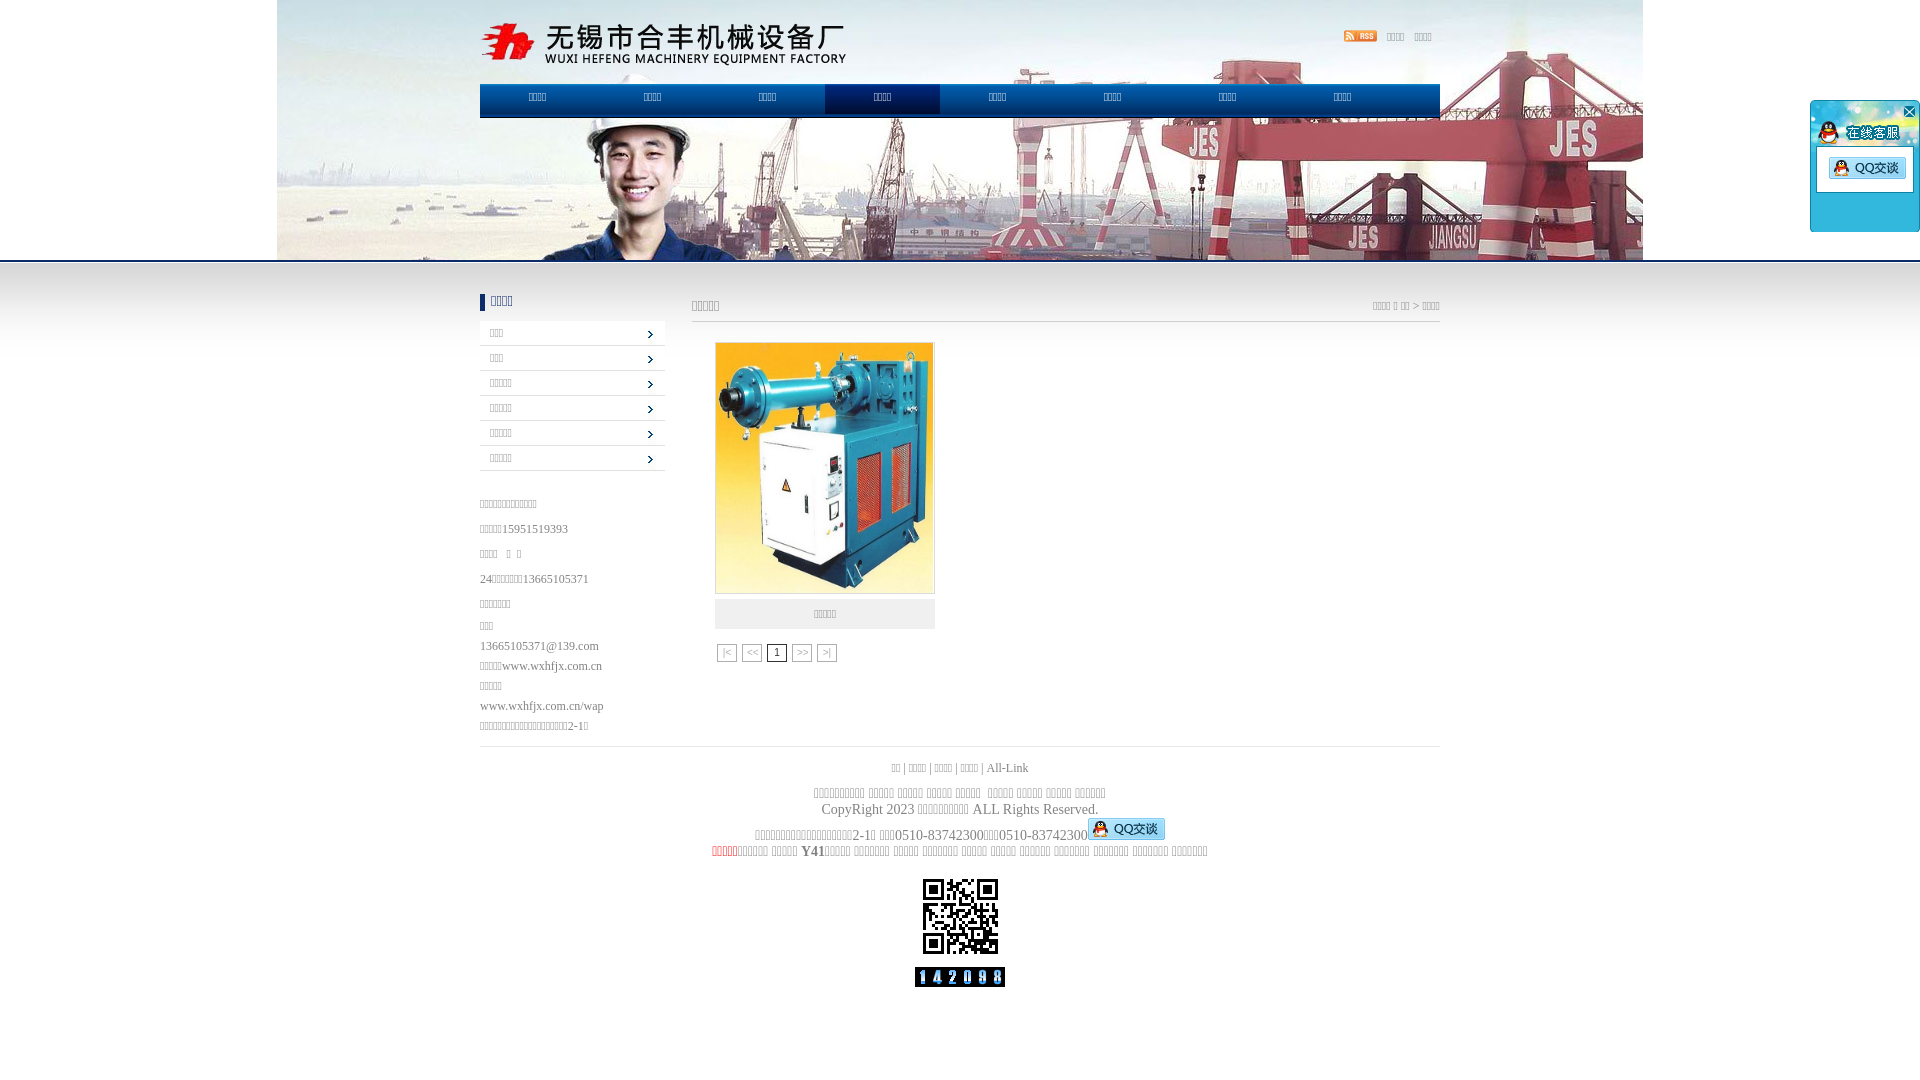 The width and height of the screenshot is (1920, 1080). Describe the element at coordinates (801, 652) in the screenshot. I see `'>>'` at that location.